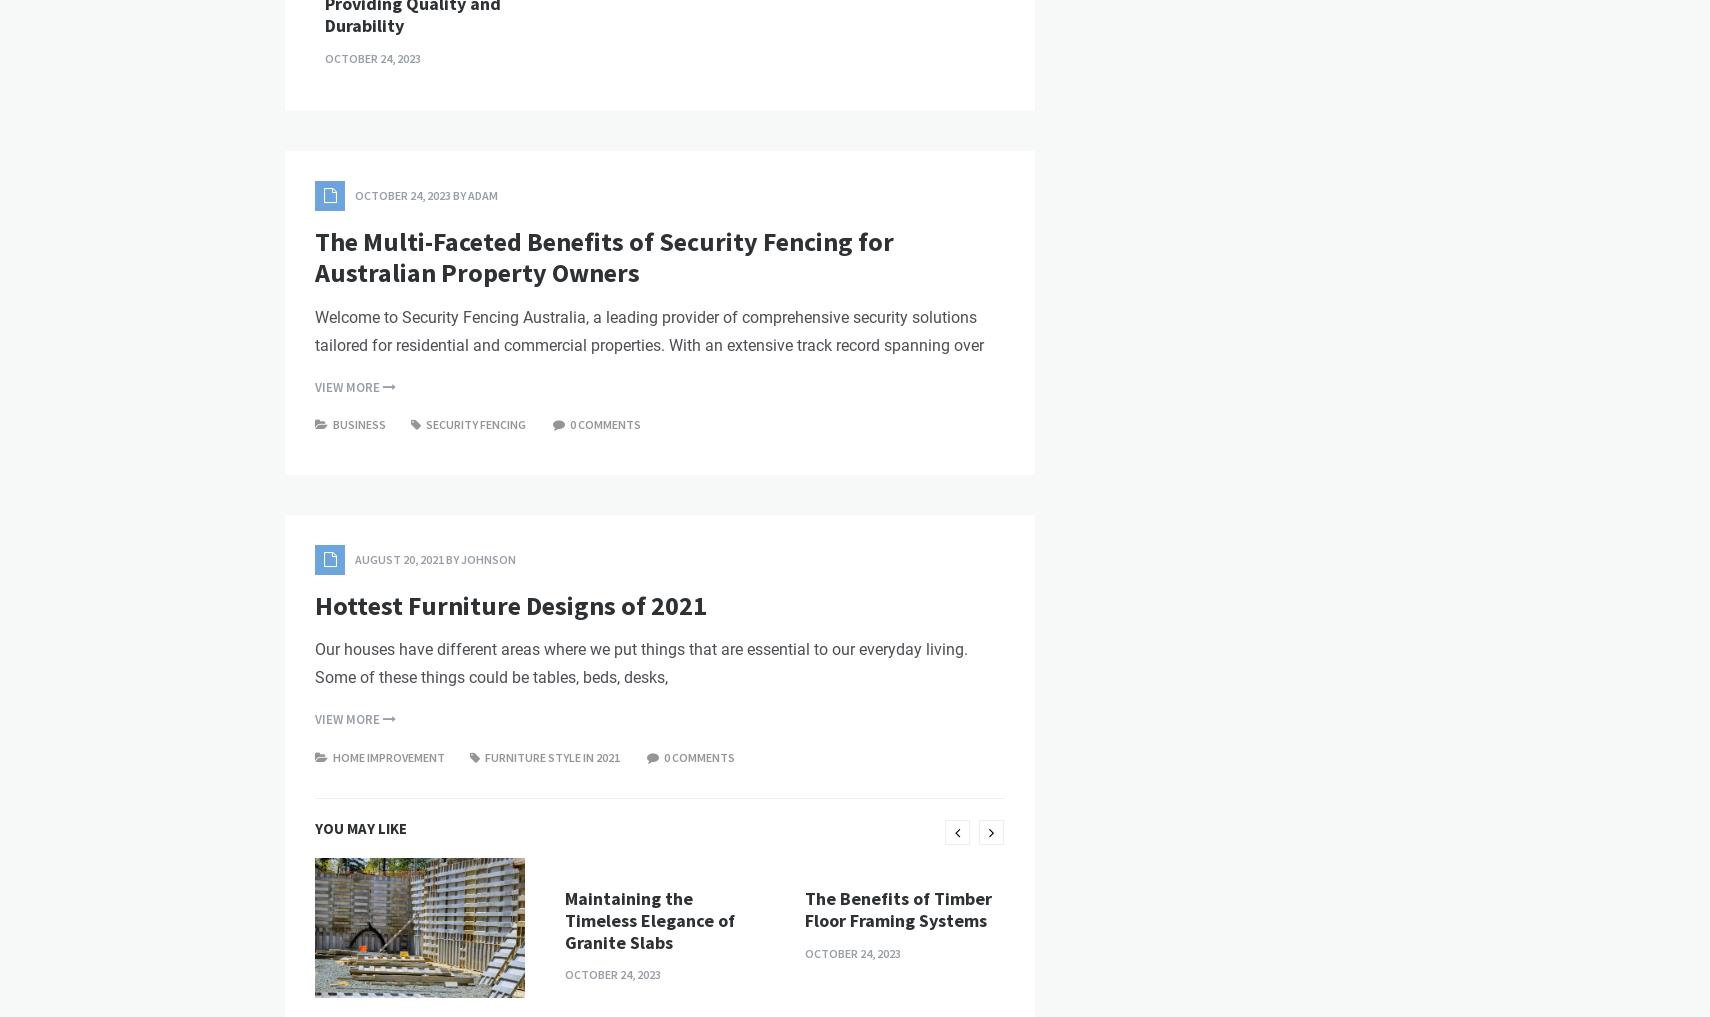  What do you see at coordinates (358, 765) in the screenshot?
I see `'Business'` at bounding box center [358, 765].